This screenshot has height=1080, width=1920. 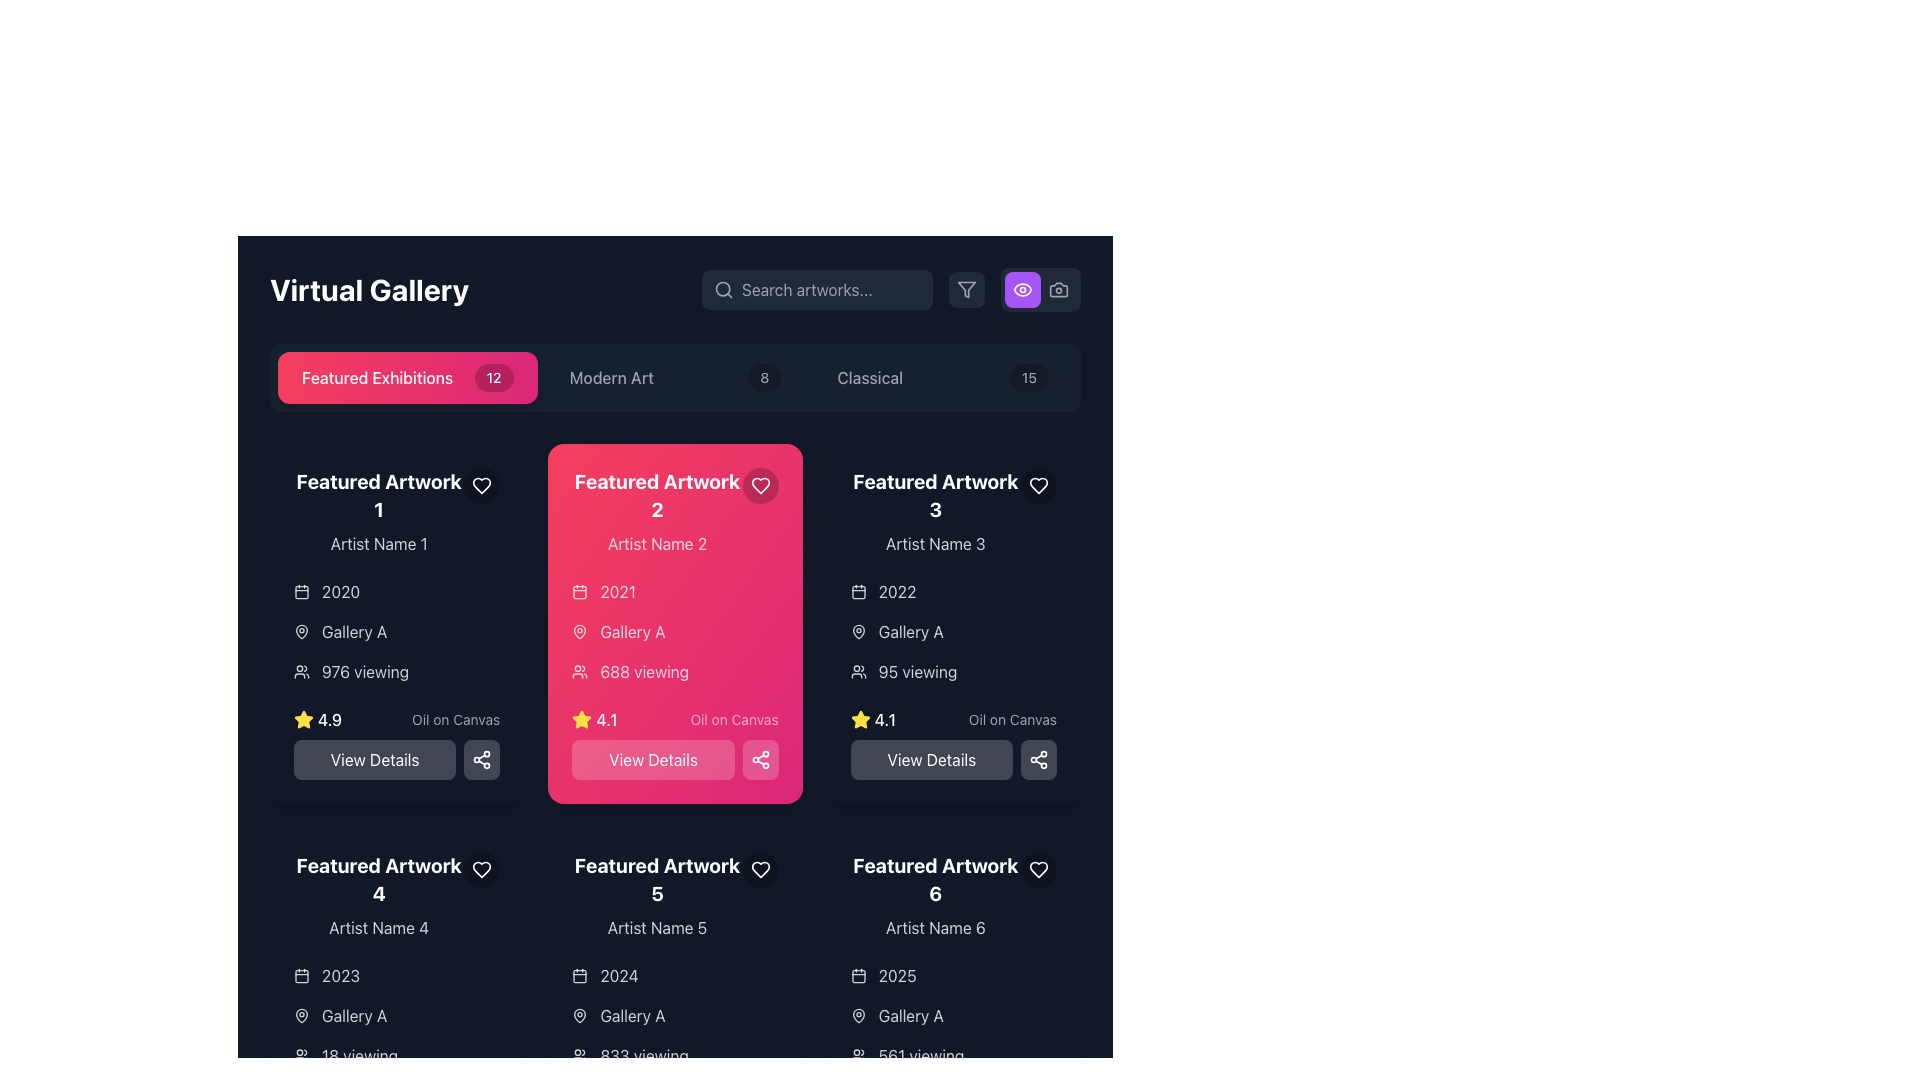 I want to click on the button with a pink background and white text reading 'View Details' located at the bottom of the card titled 'Featured Artwork 2', so click(x=675, y=759).